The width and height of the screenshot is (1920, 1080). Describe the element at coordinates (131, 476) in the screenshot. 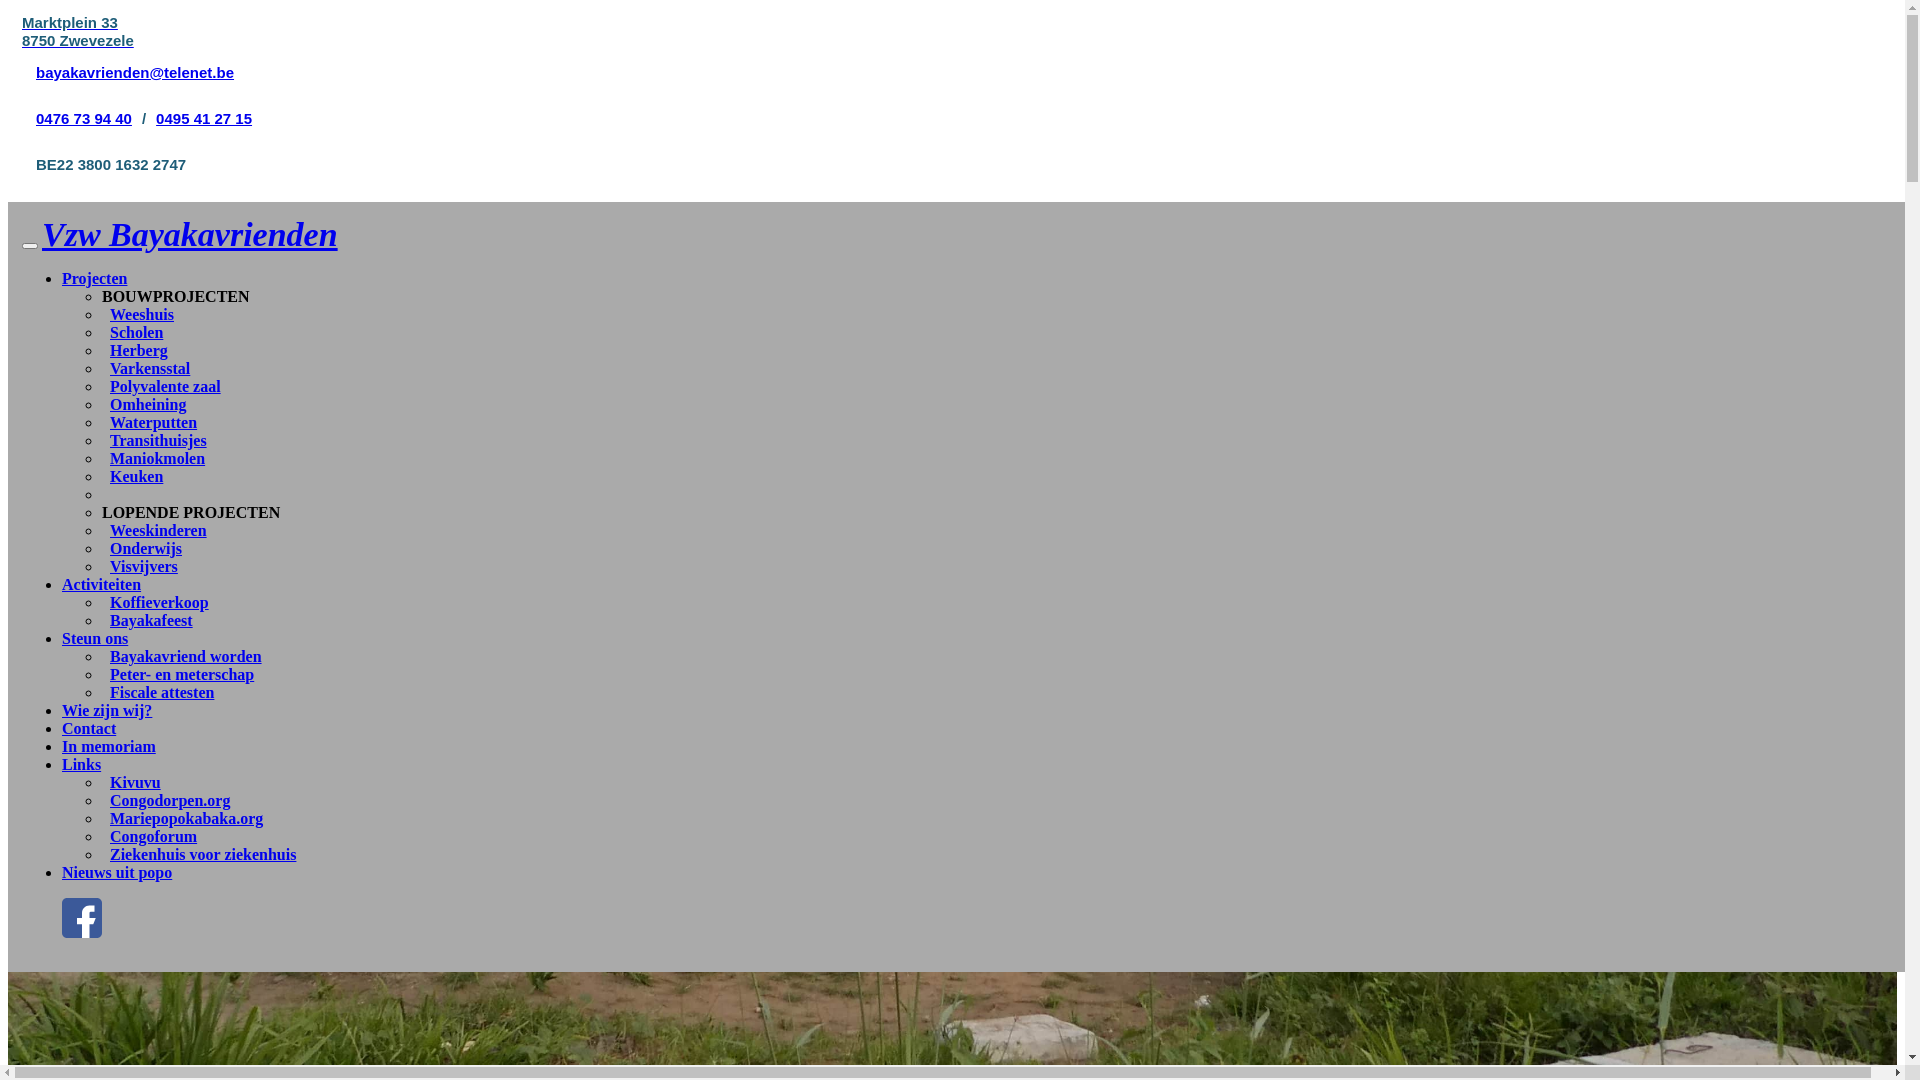

I see `'Keuken'` at that location.